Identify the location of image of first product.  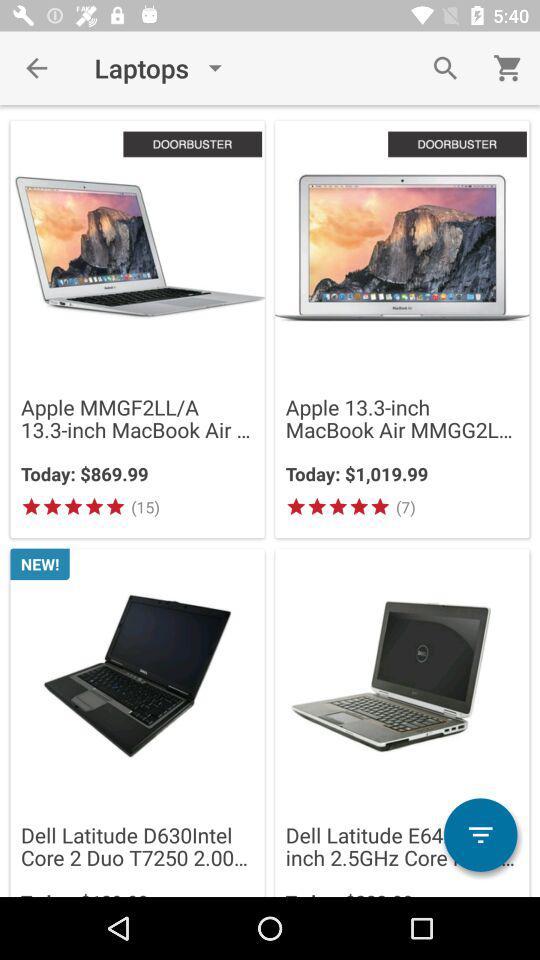
(137, 246).